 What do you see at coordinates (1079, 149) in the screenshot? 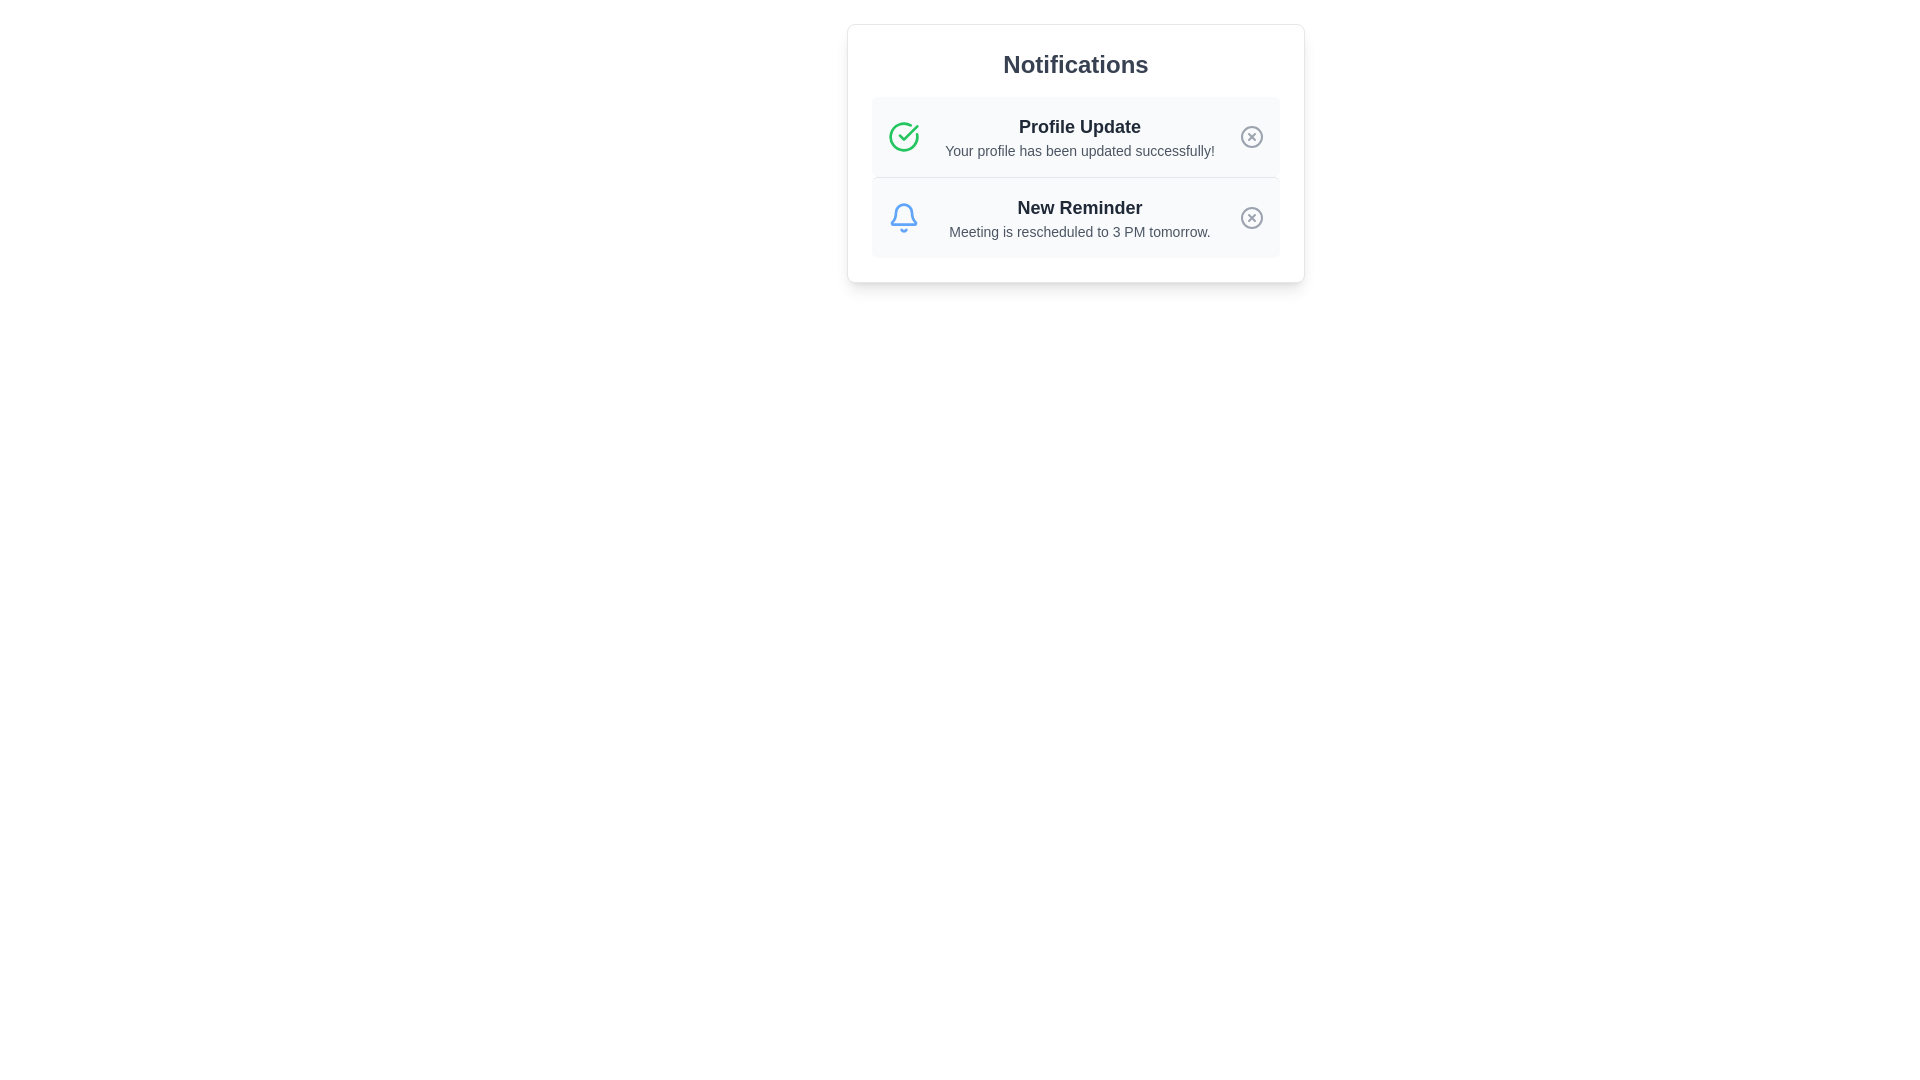
I see `the text label that reads 'Your profile has been updated successfully!' located beneath the title 'Profile Update' in the notification box` at bounding box center [1079, 149].